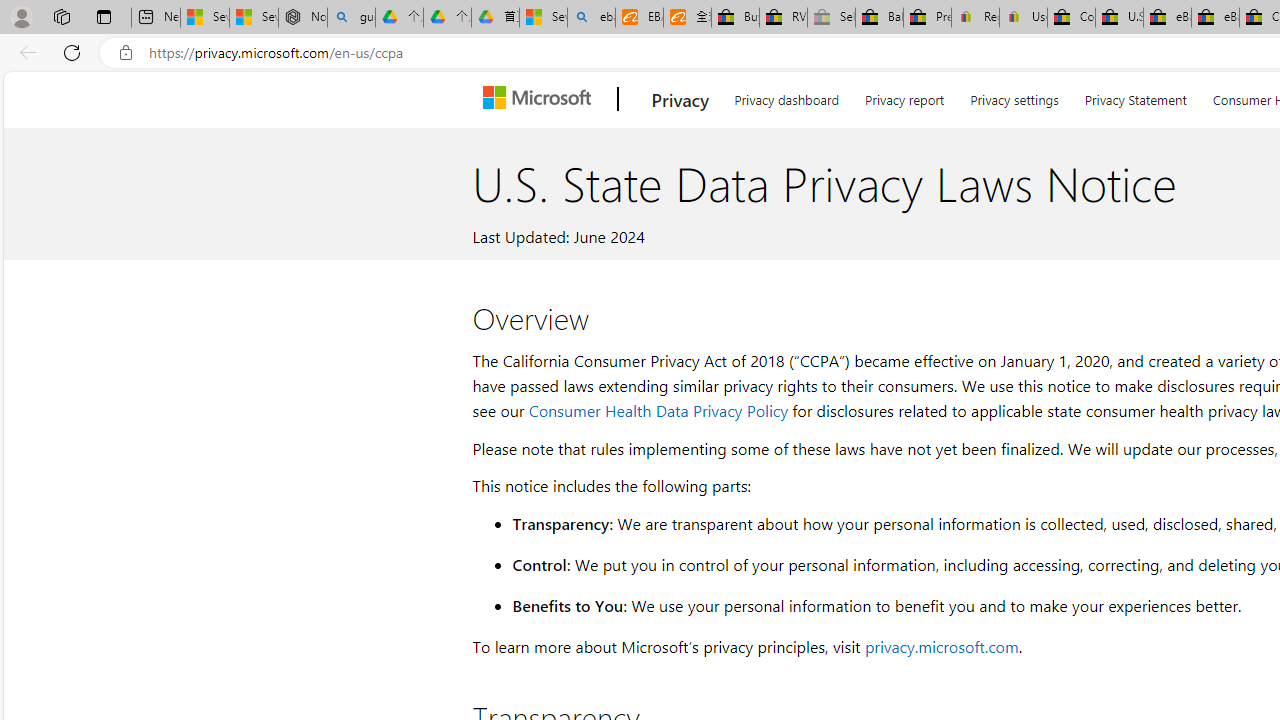 This screenshot has height=720, width=1280. What do you see at coordinates (879, 17) in the screenshot?
I see `'Baby Keepsakes & Announcements for sale | eBay'` at bounding box center [879, 17].